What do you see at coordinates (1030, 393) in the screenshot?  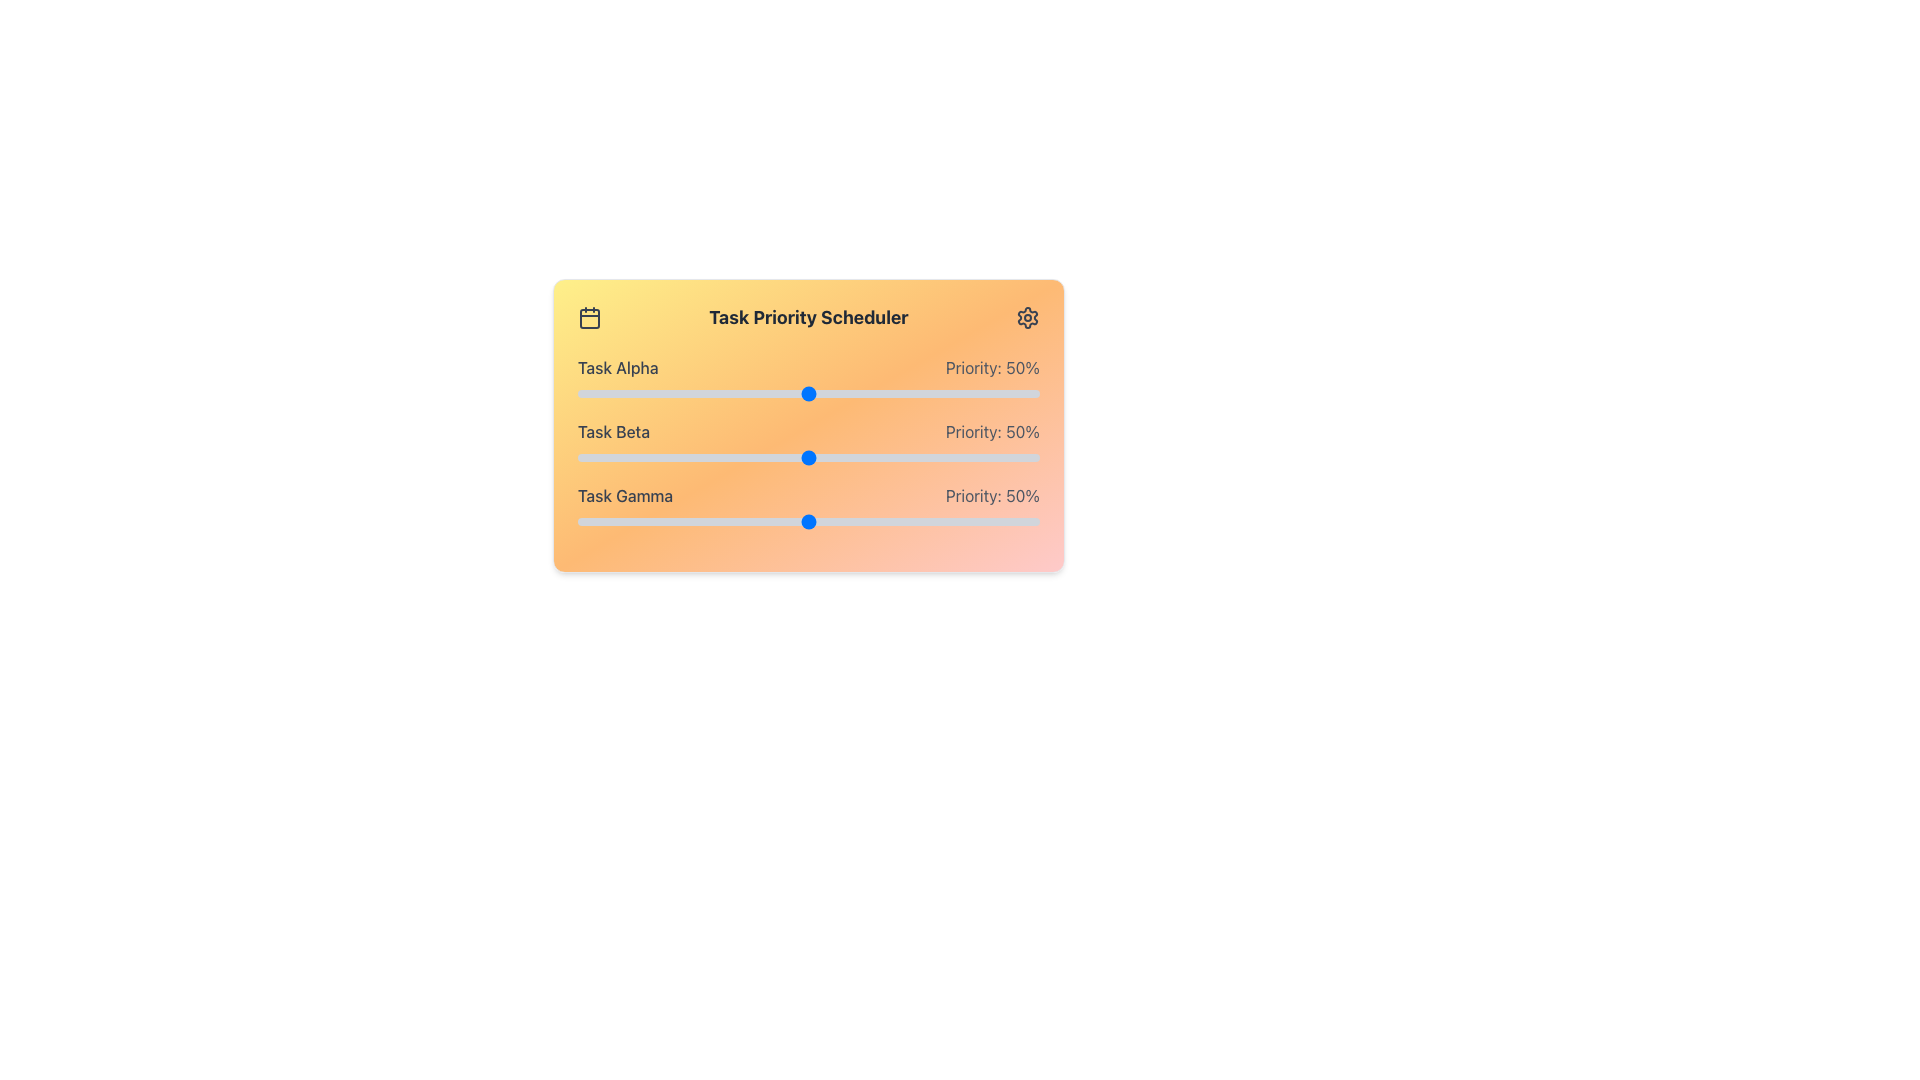 I see `task priority` at bounding box center [1030, 393].